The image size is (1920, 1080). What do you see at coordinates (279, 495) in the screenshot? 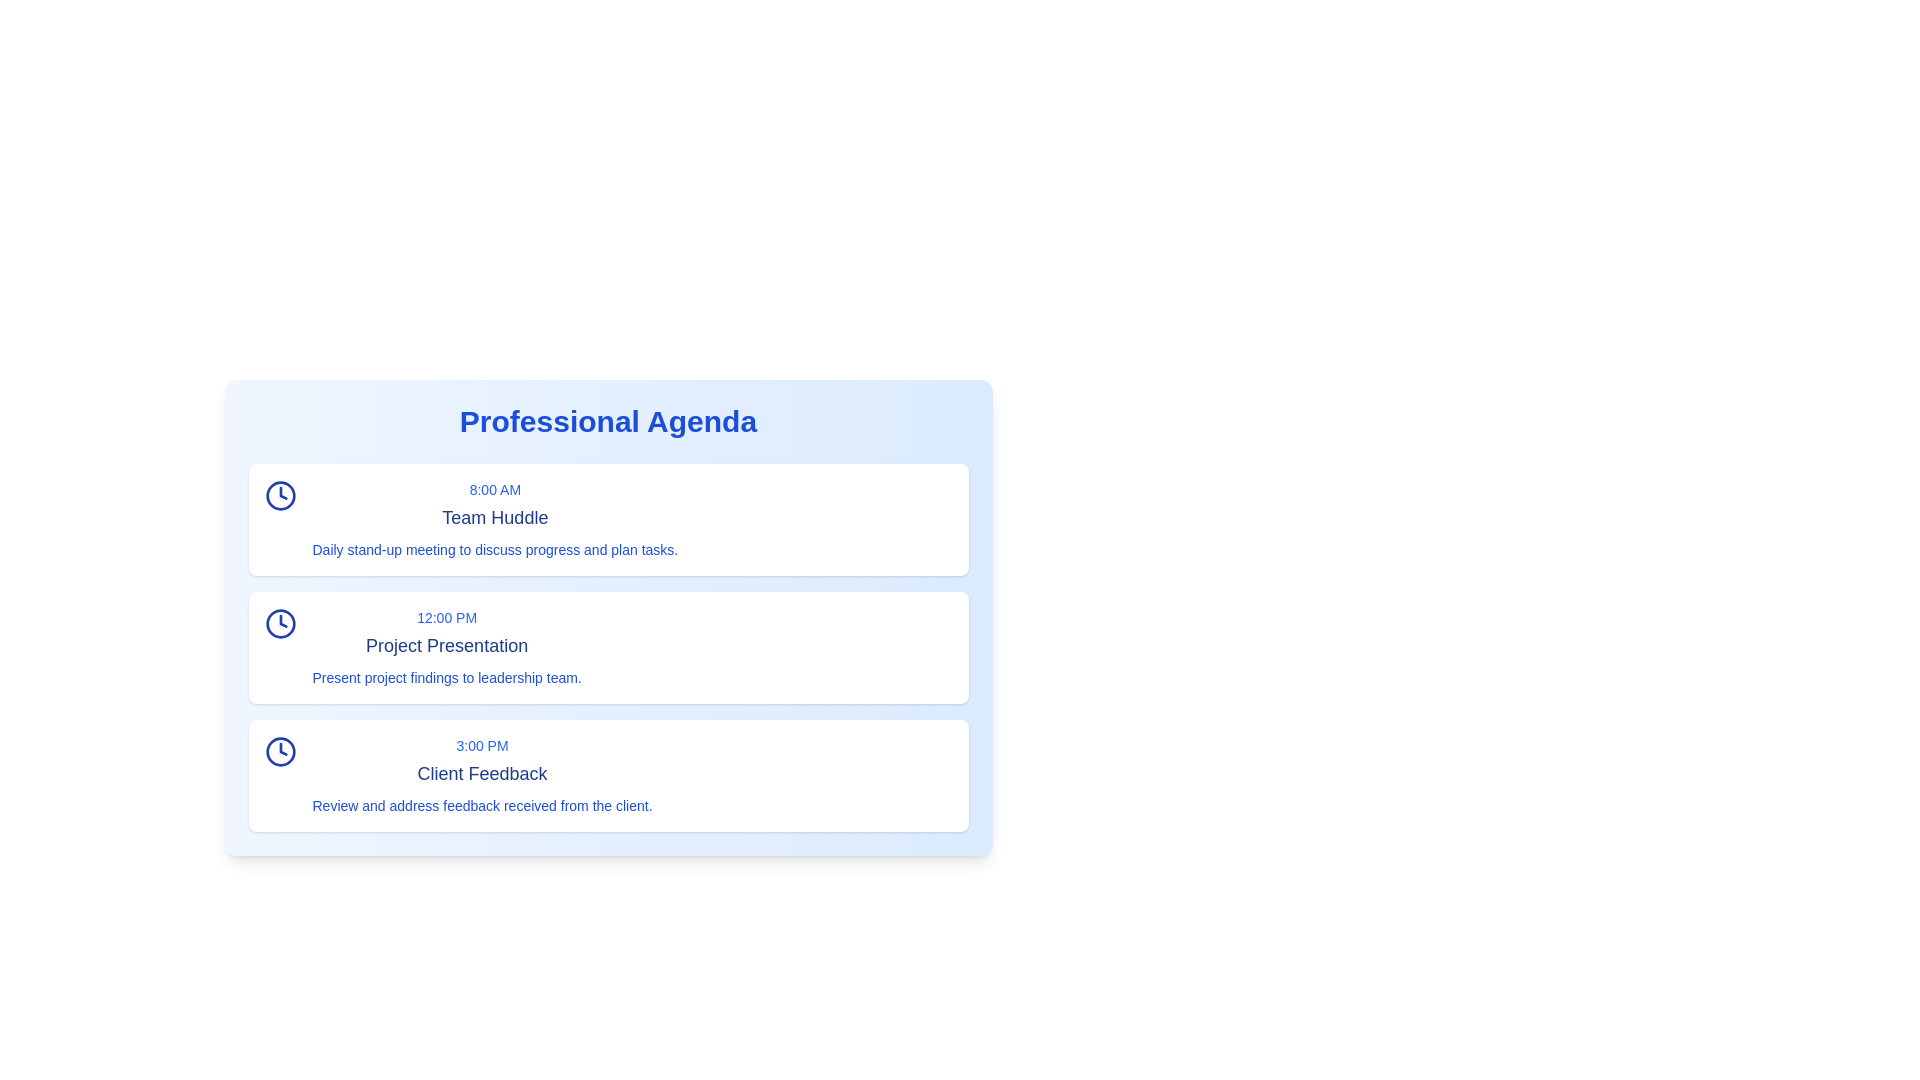
I see `the clock icon with a blue outline and white background, located next to the text '8:00 AM Team Huddle'` at bounding box center [279, 495].